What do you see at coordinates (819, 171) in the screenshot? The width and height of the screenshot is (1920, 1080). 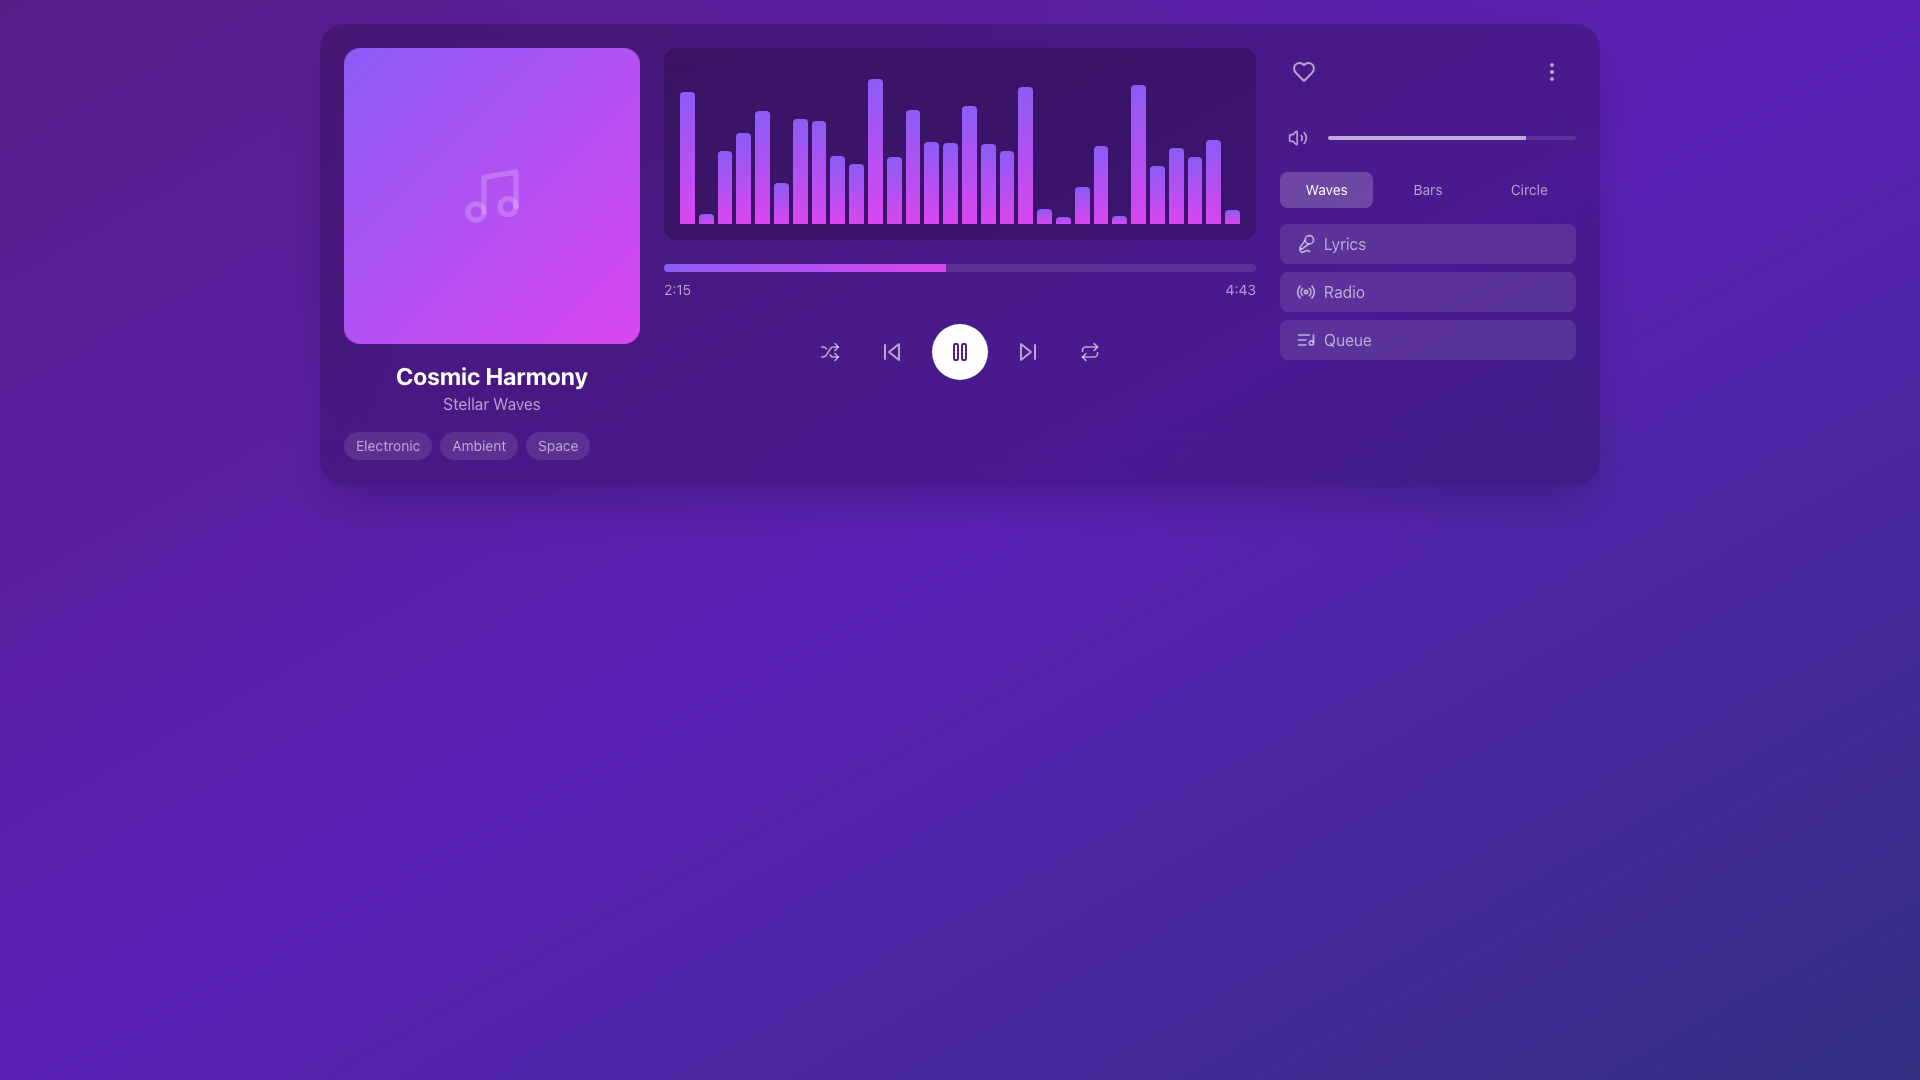 I see `the eighth bar in the bar chart that represents a specific value or measurement` at bounding box center [819, 171].